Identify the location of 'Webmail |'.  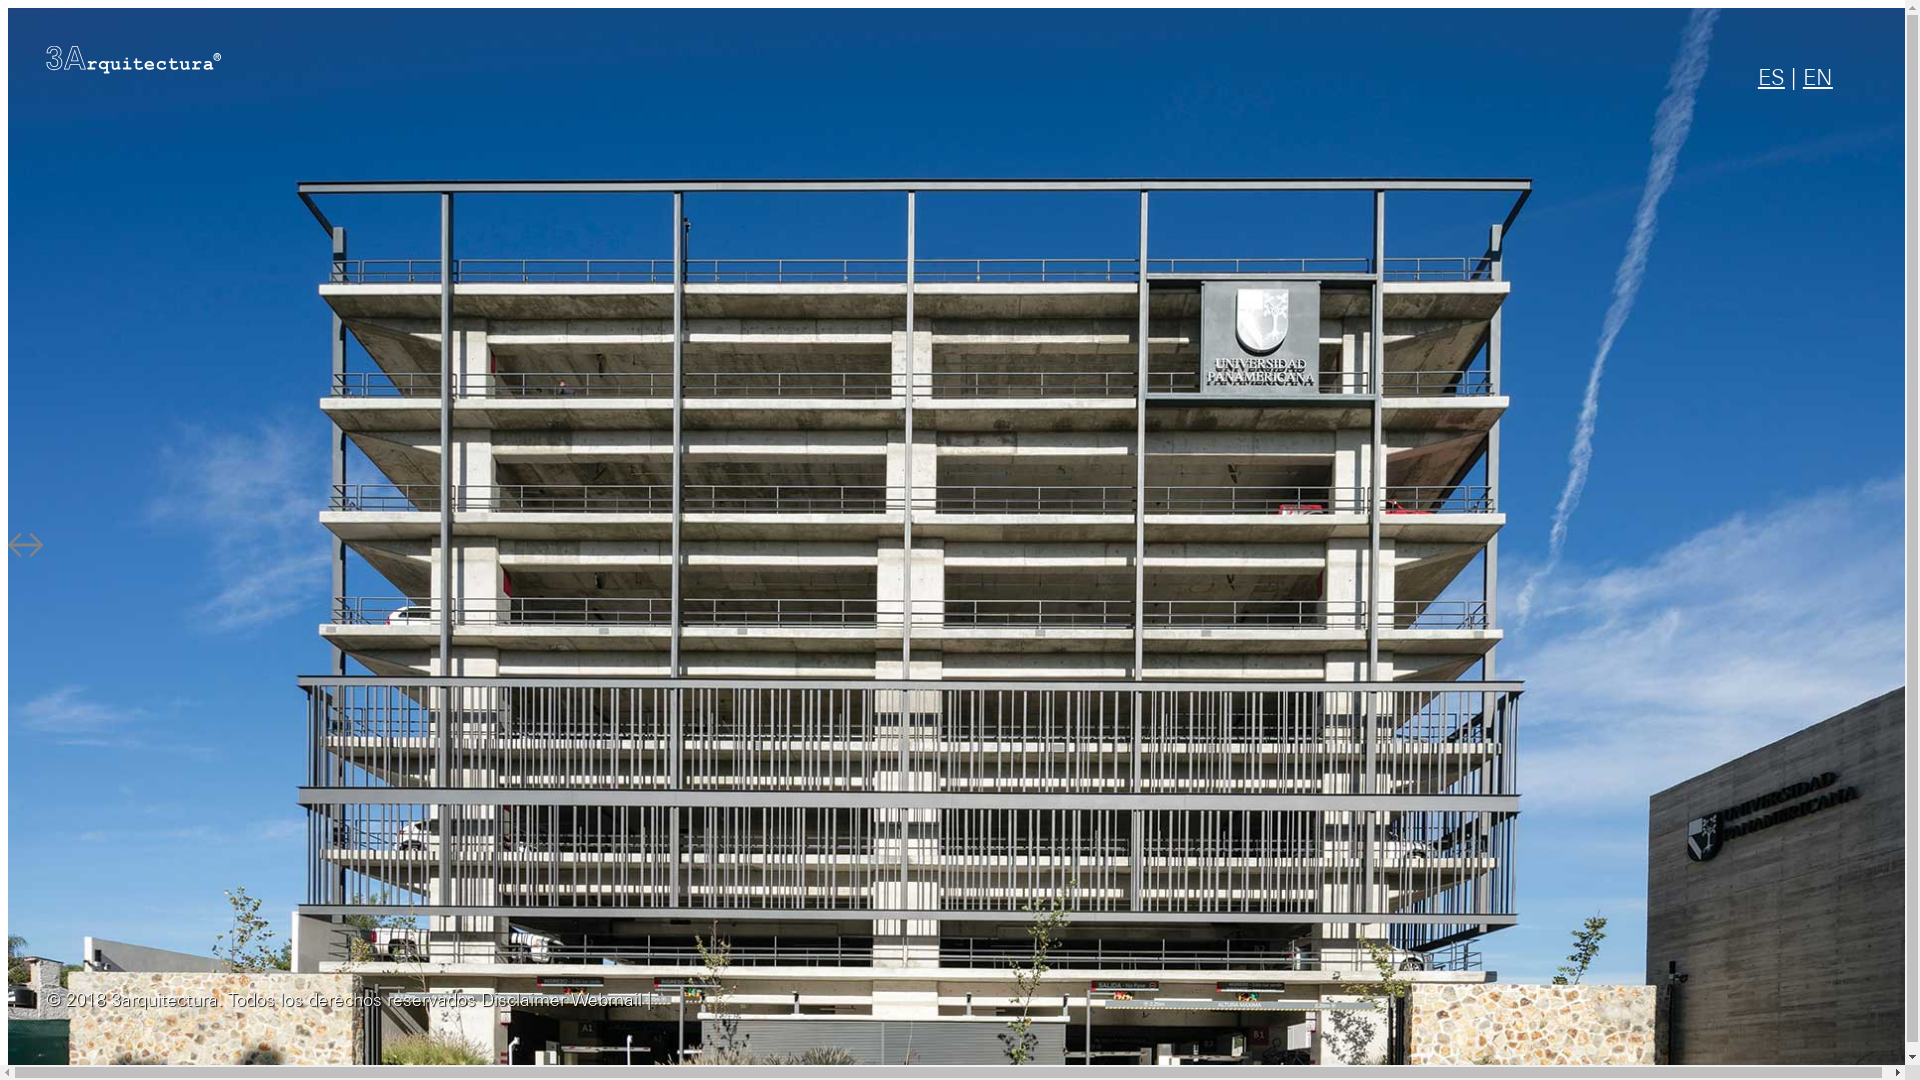
(610, 1001).